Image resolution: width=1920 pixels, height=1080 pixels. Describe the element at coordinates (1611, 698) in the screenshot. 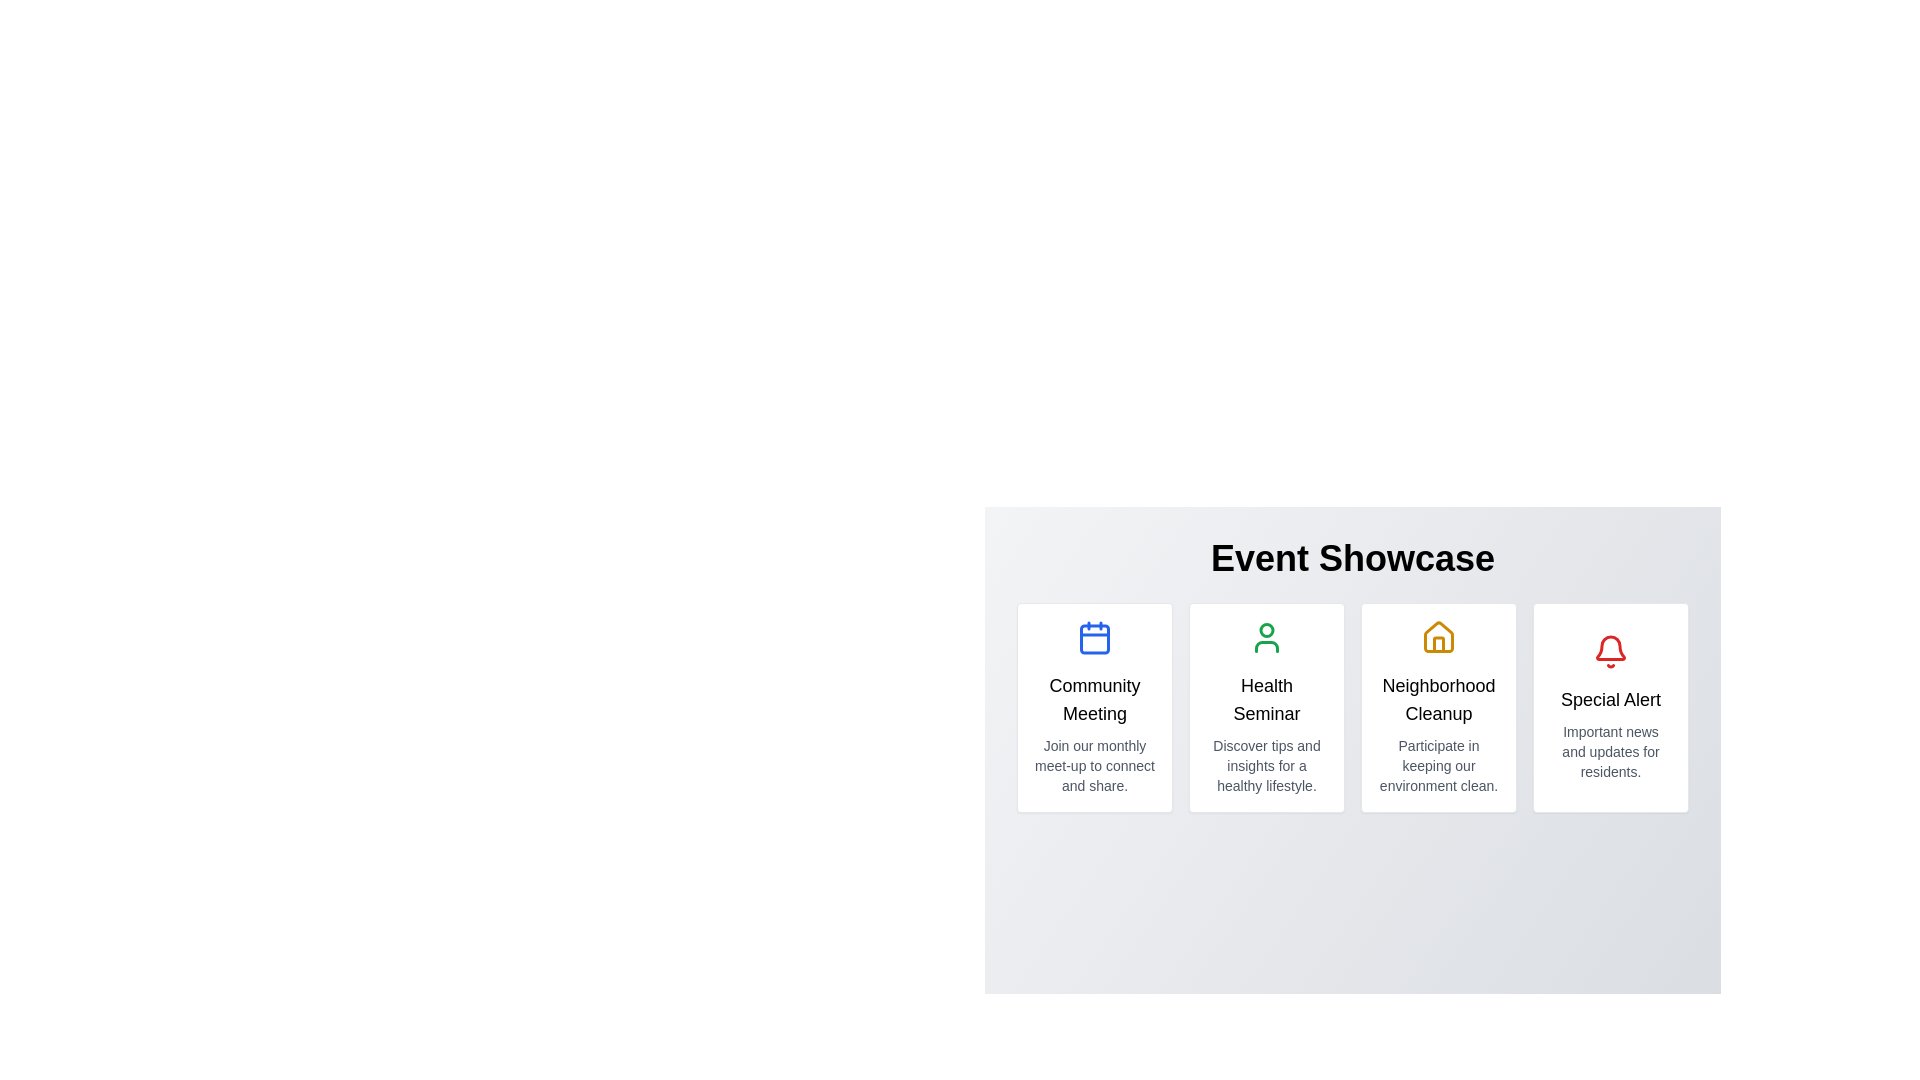

I see `the text label that serves as a heading for critical updates, located in the rightmost card below the red notification bell icon` at that location.